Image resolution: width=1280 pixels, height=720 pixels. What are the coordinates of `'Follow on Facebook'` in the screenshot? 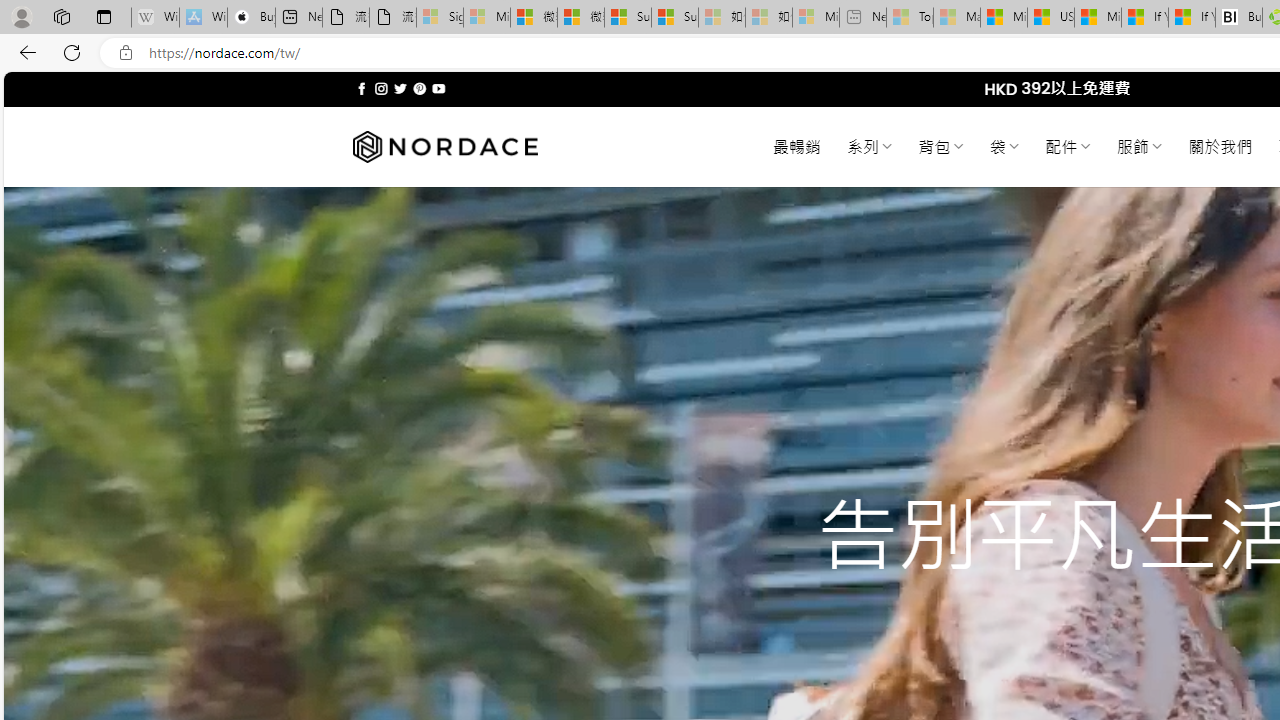 It's located at (362, 88).